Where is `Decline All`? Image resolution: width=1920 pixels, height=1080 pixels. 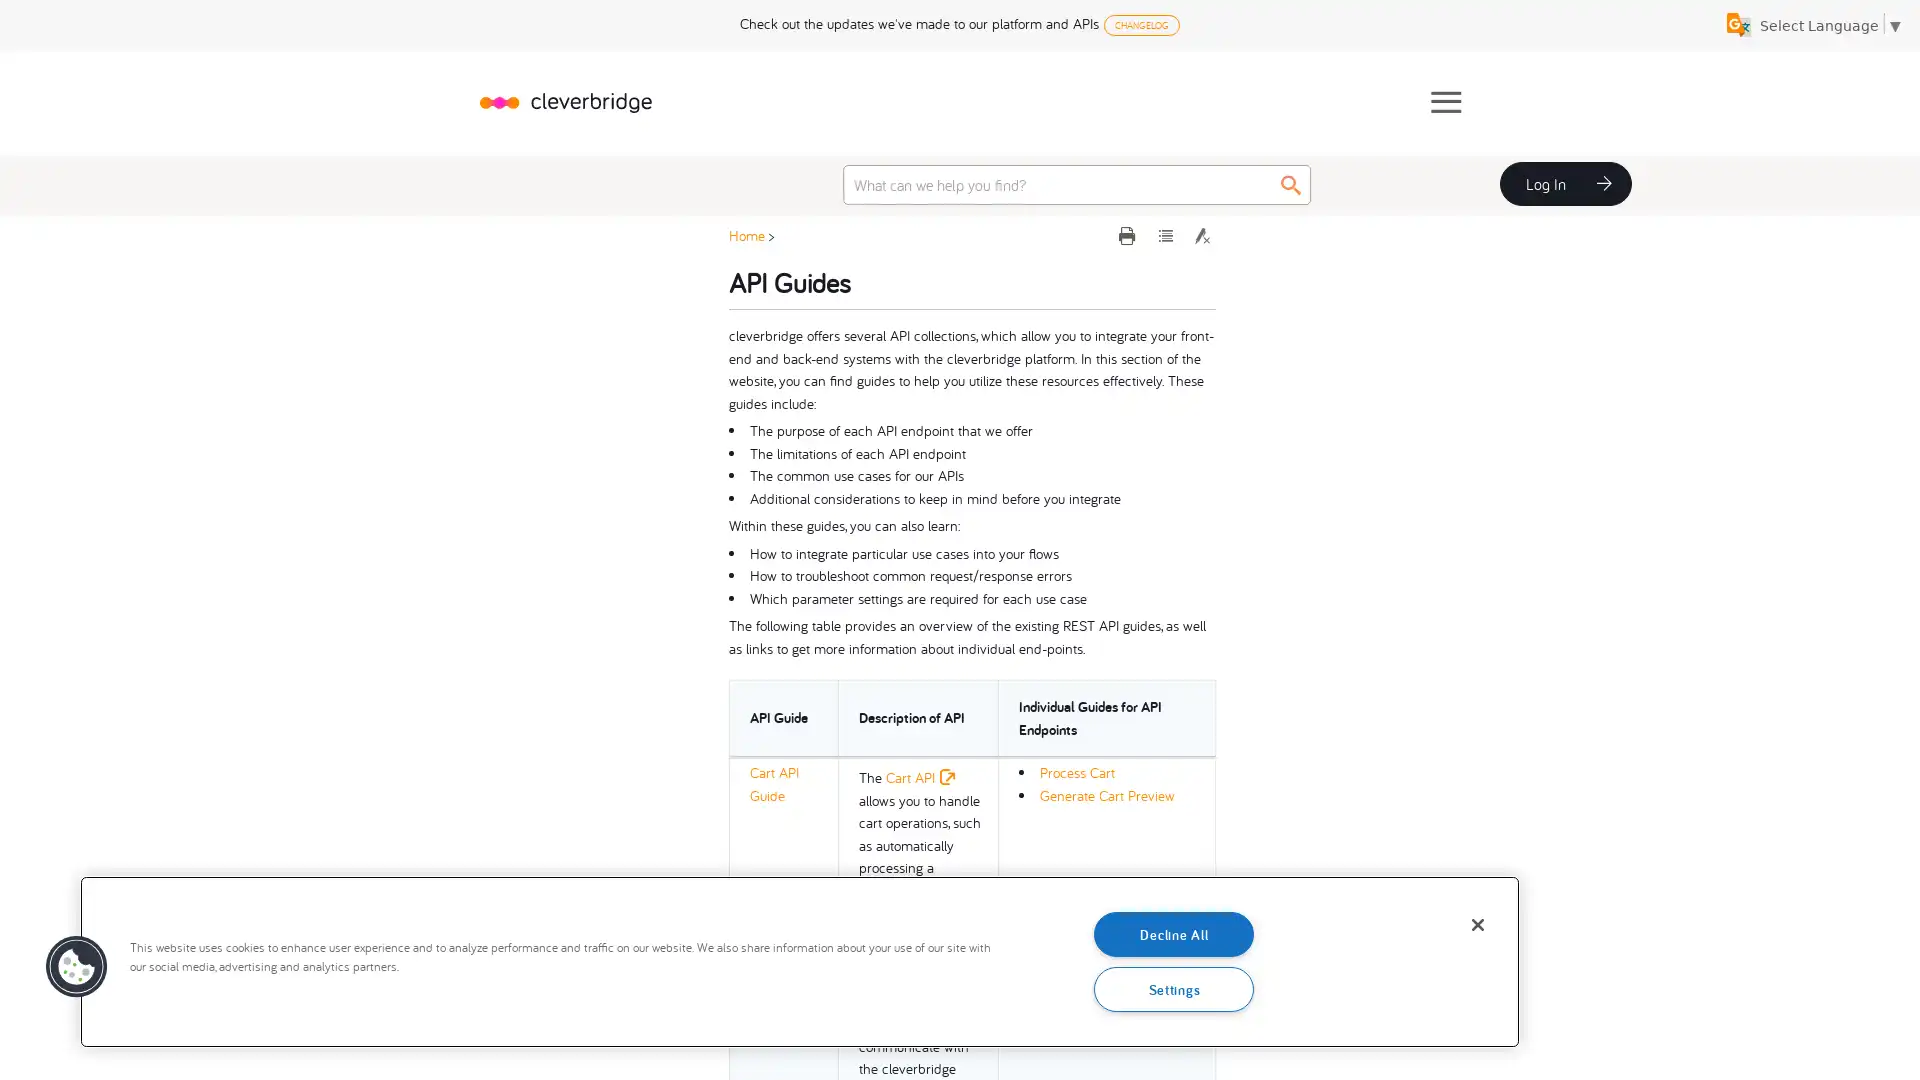 Decline All is located at coordinates (1174, 934).